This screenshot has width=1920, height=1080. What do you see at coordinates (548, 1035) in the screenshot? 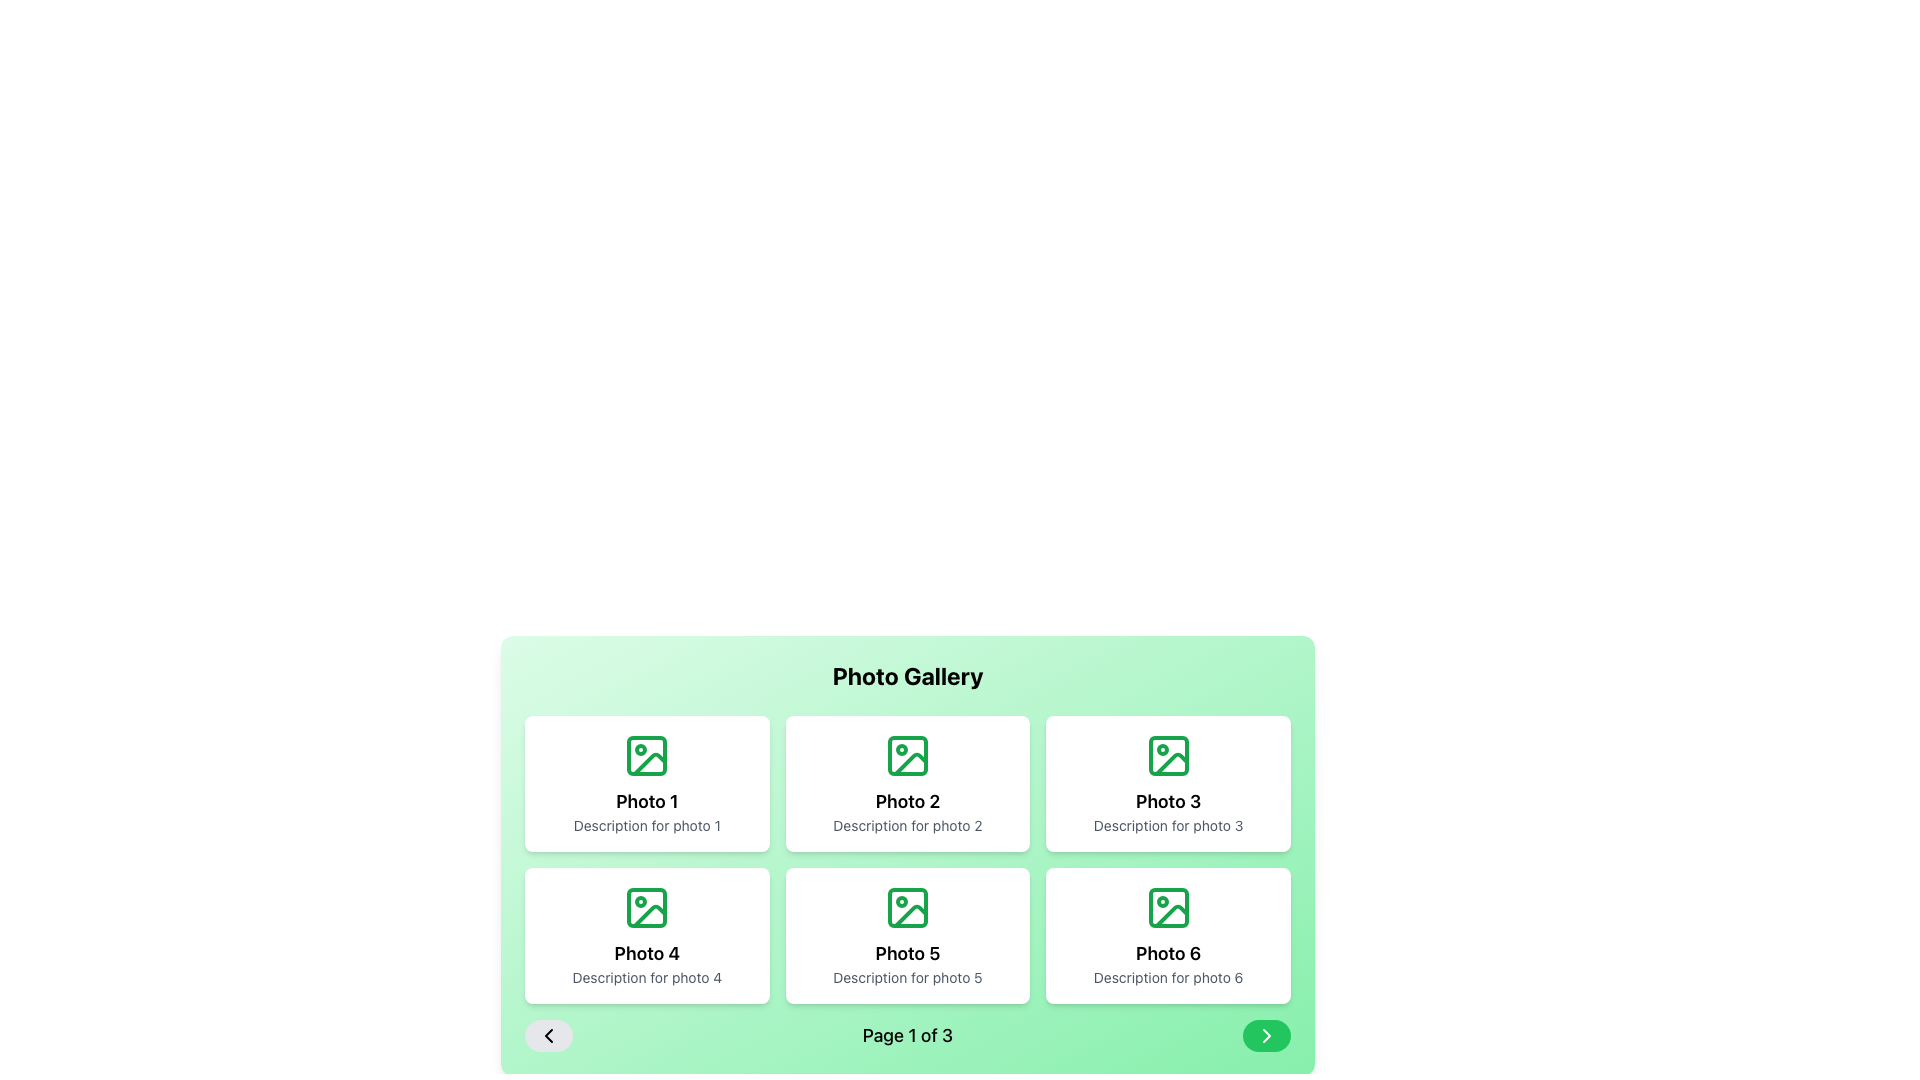
I see `the left-pointing chevron arrow icon within the rounded light gray button located at the bottom-left corner of the photo gallery interface` at bounding box center [548, 1035].